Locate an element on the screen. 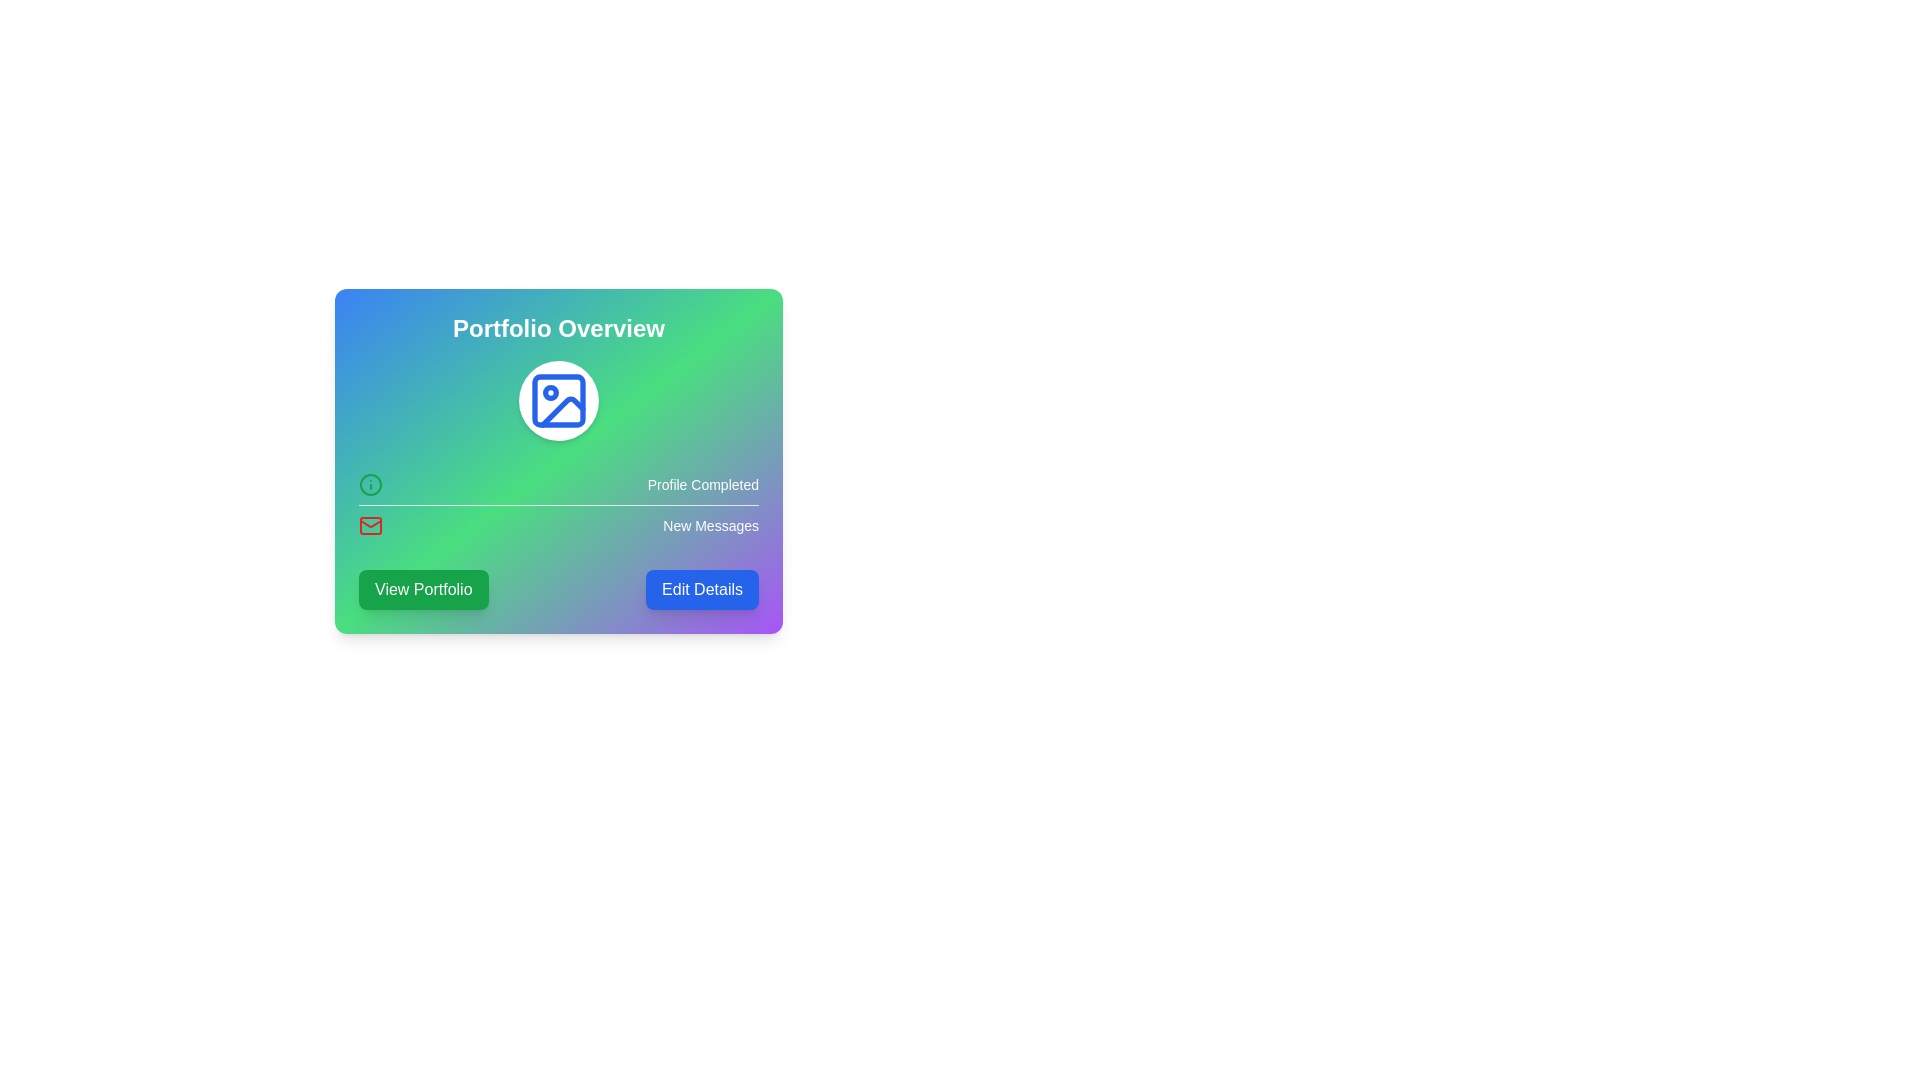  the thin horizontal line that is part of the envelope icon located in the left section of the card layout, below the profile progress indicator and aligned with the 'New Messages' label is located at coordinates (370, 522).